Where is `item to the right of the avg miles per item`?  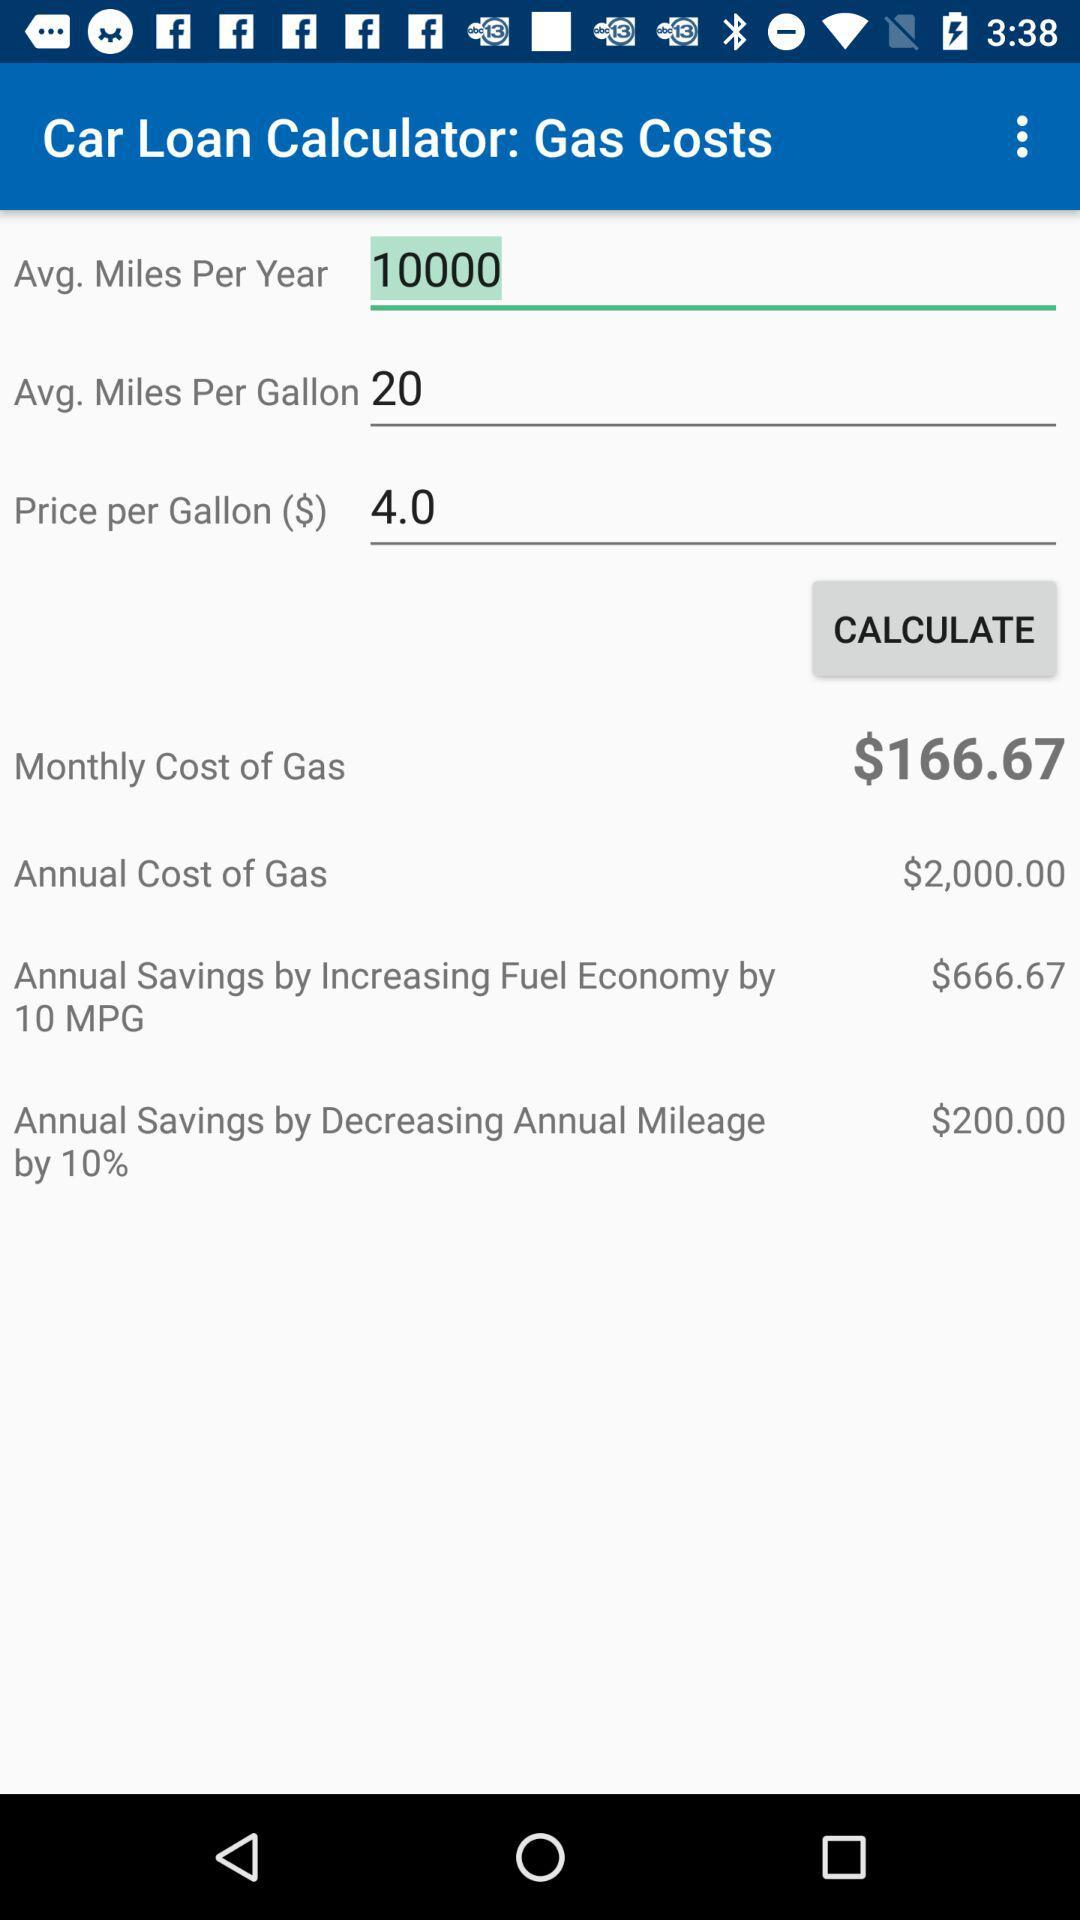
item to the right of the avg miles per item is located at coordinates (712, 387).